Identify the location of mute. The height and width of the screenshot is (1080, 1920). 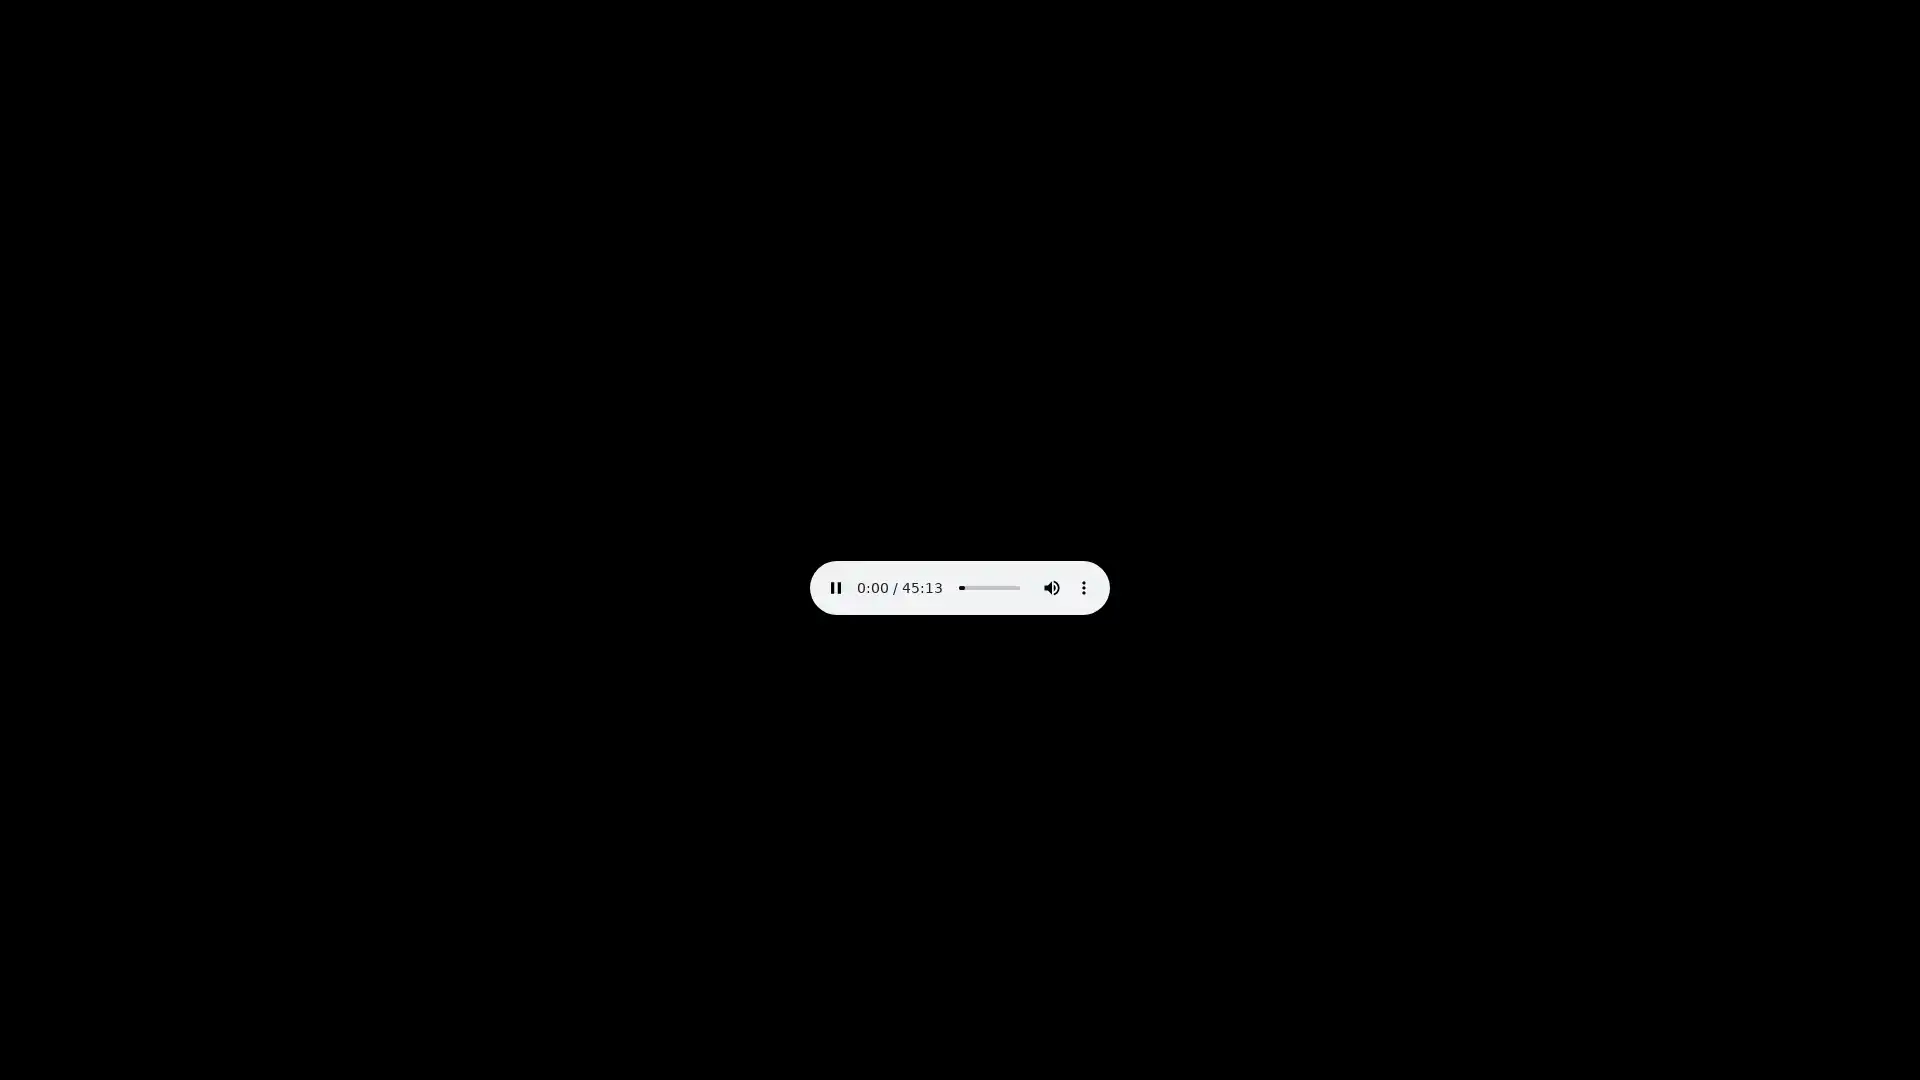
(1050, 586).